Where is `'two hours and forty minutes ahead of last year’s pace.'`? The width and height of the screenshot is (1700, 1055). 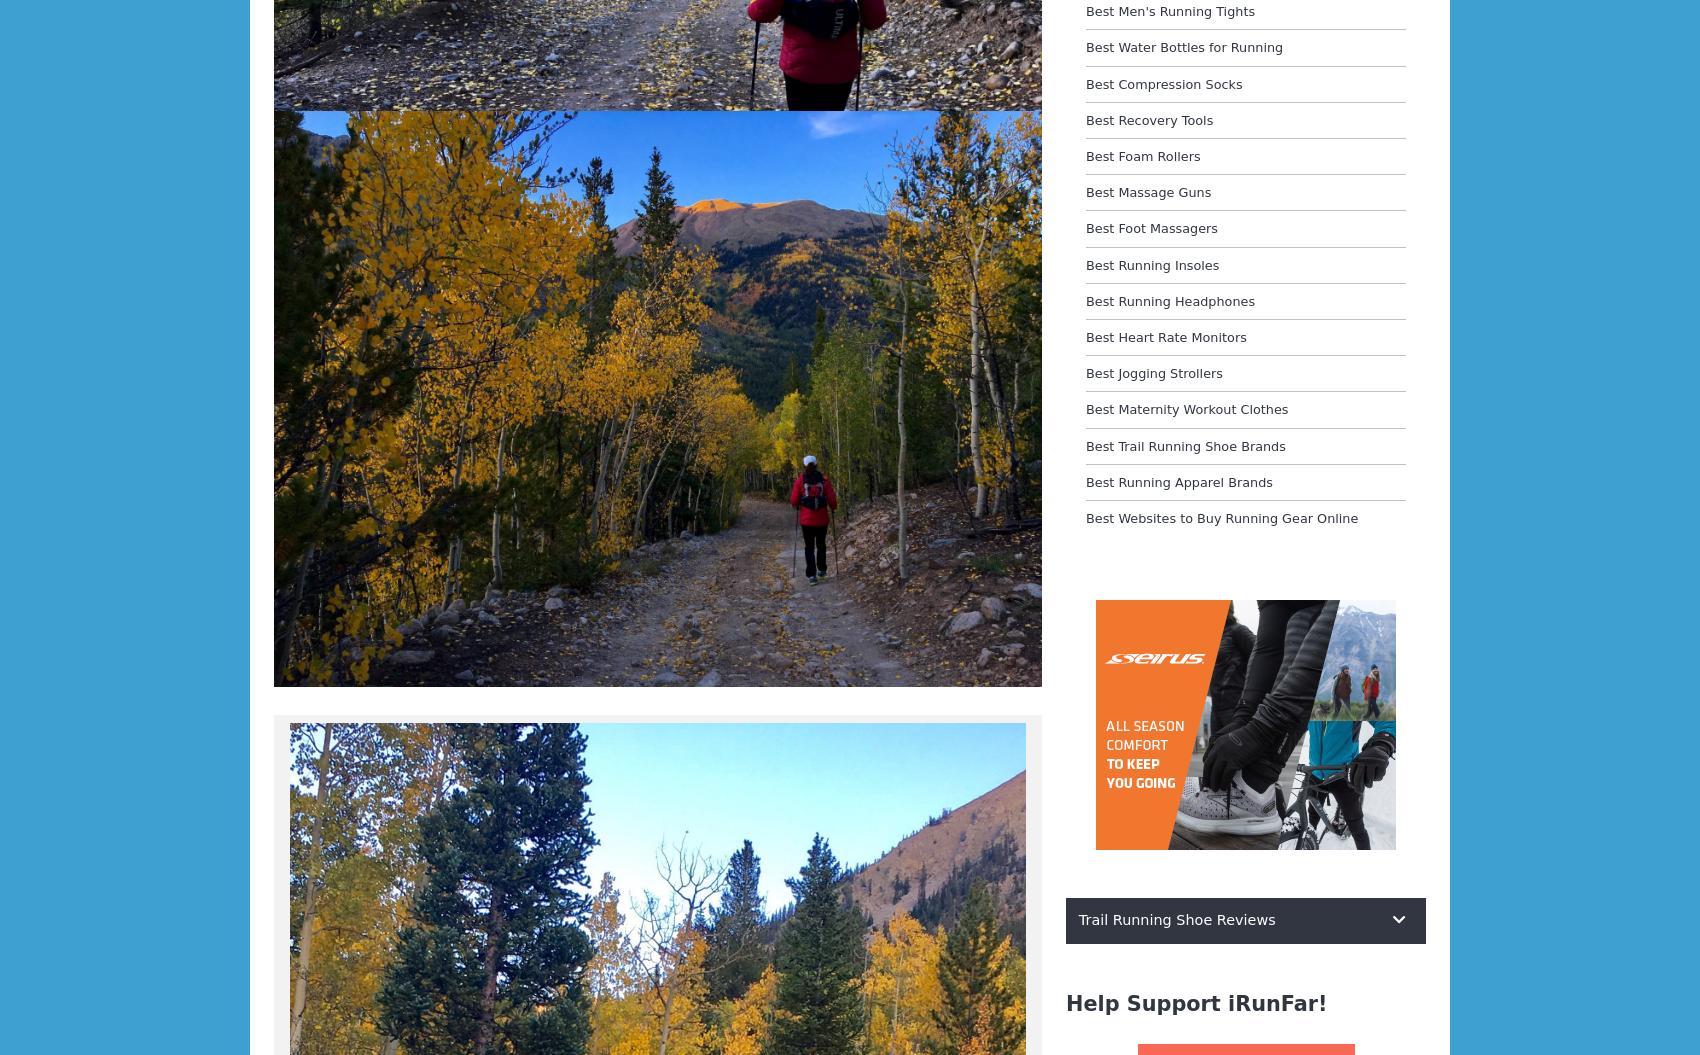 'two hours and forty minutes ahead of last year’s pace.' is located at coordinates (531, 205).